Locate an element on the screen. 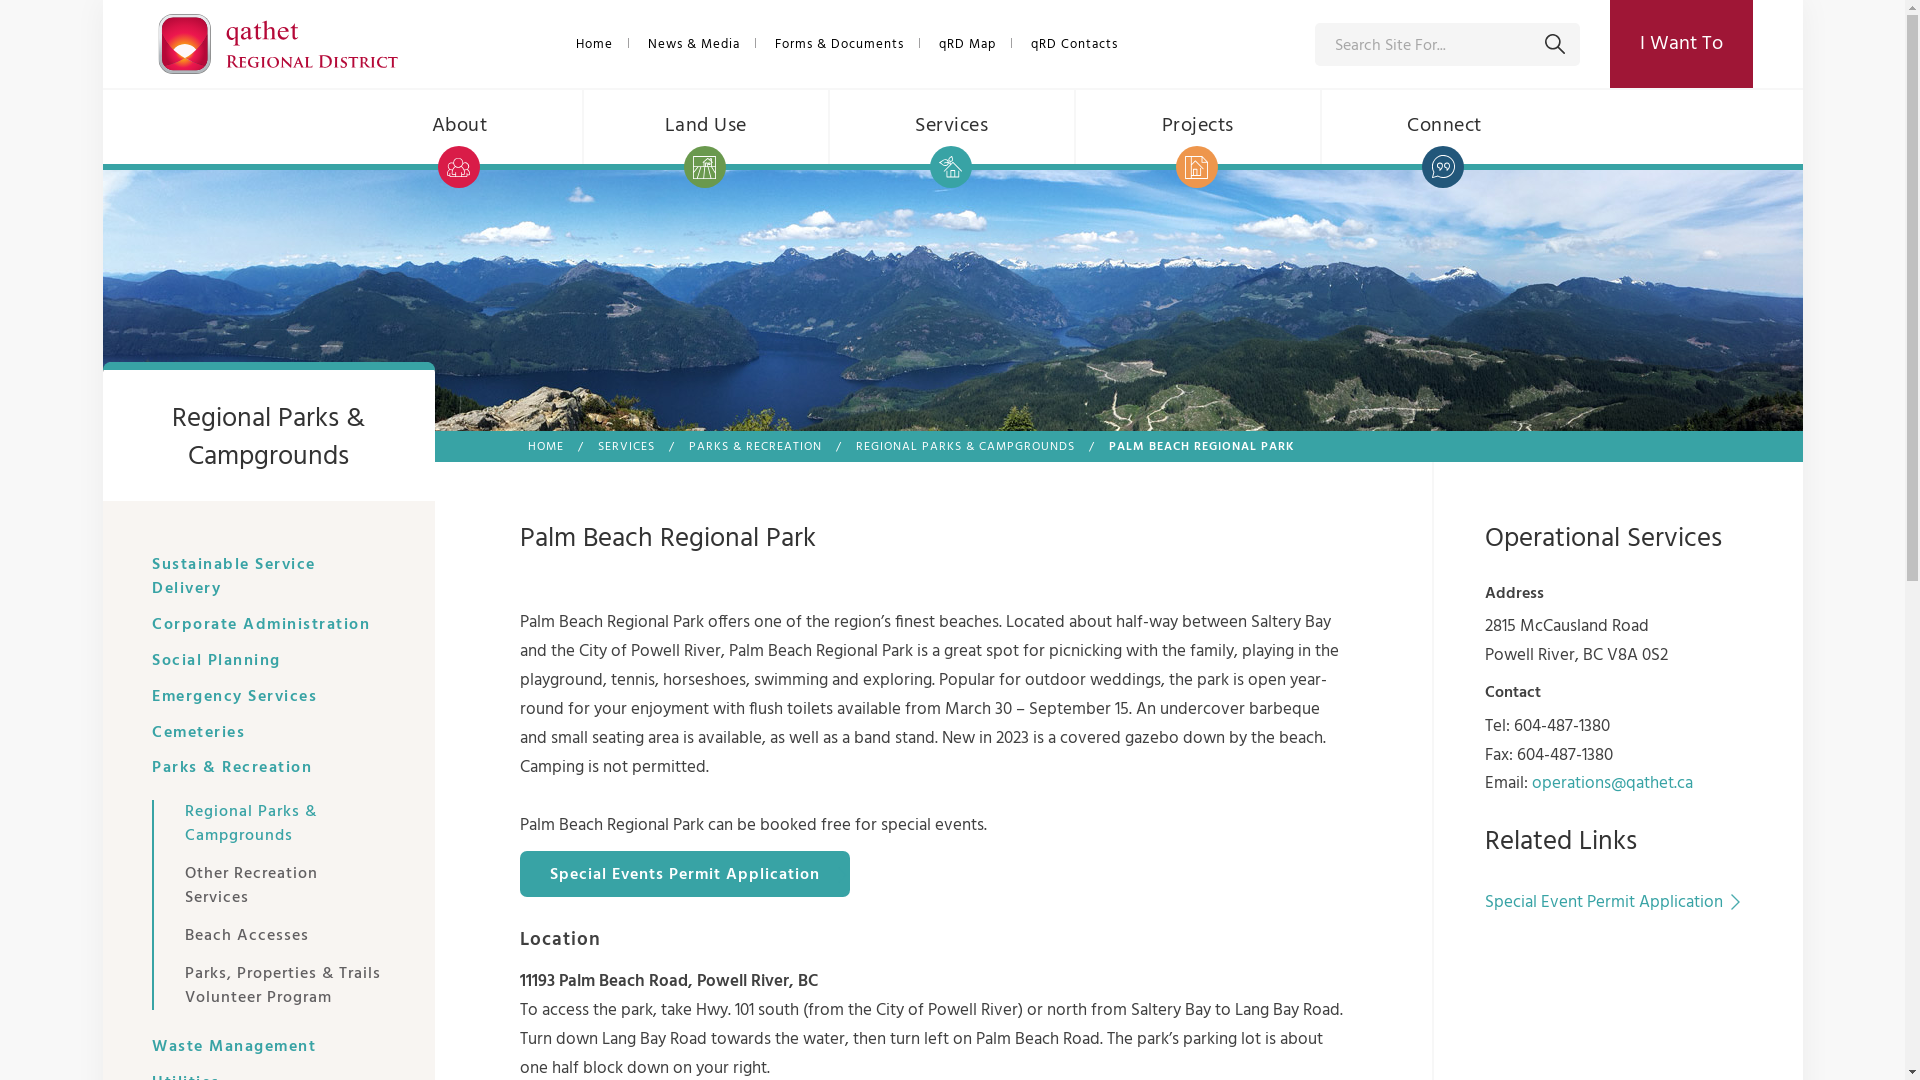  'operations@qathet.ca' is located at coordinates (1612, 782).